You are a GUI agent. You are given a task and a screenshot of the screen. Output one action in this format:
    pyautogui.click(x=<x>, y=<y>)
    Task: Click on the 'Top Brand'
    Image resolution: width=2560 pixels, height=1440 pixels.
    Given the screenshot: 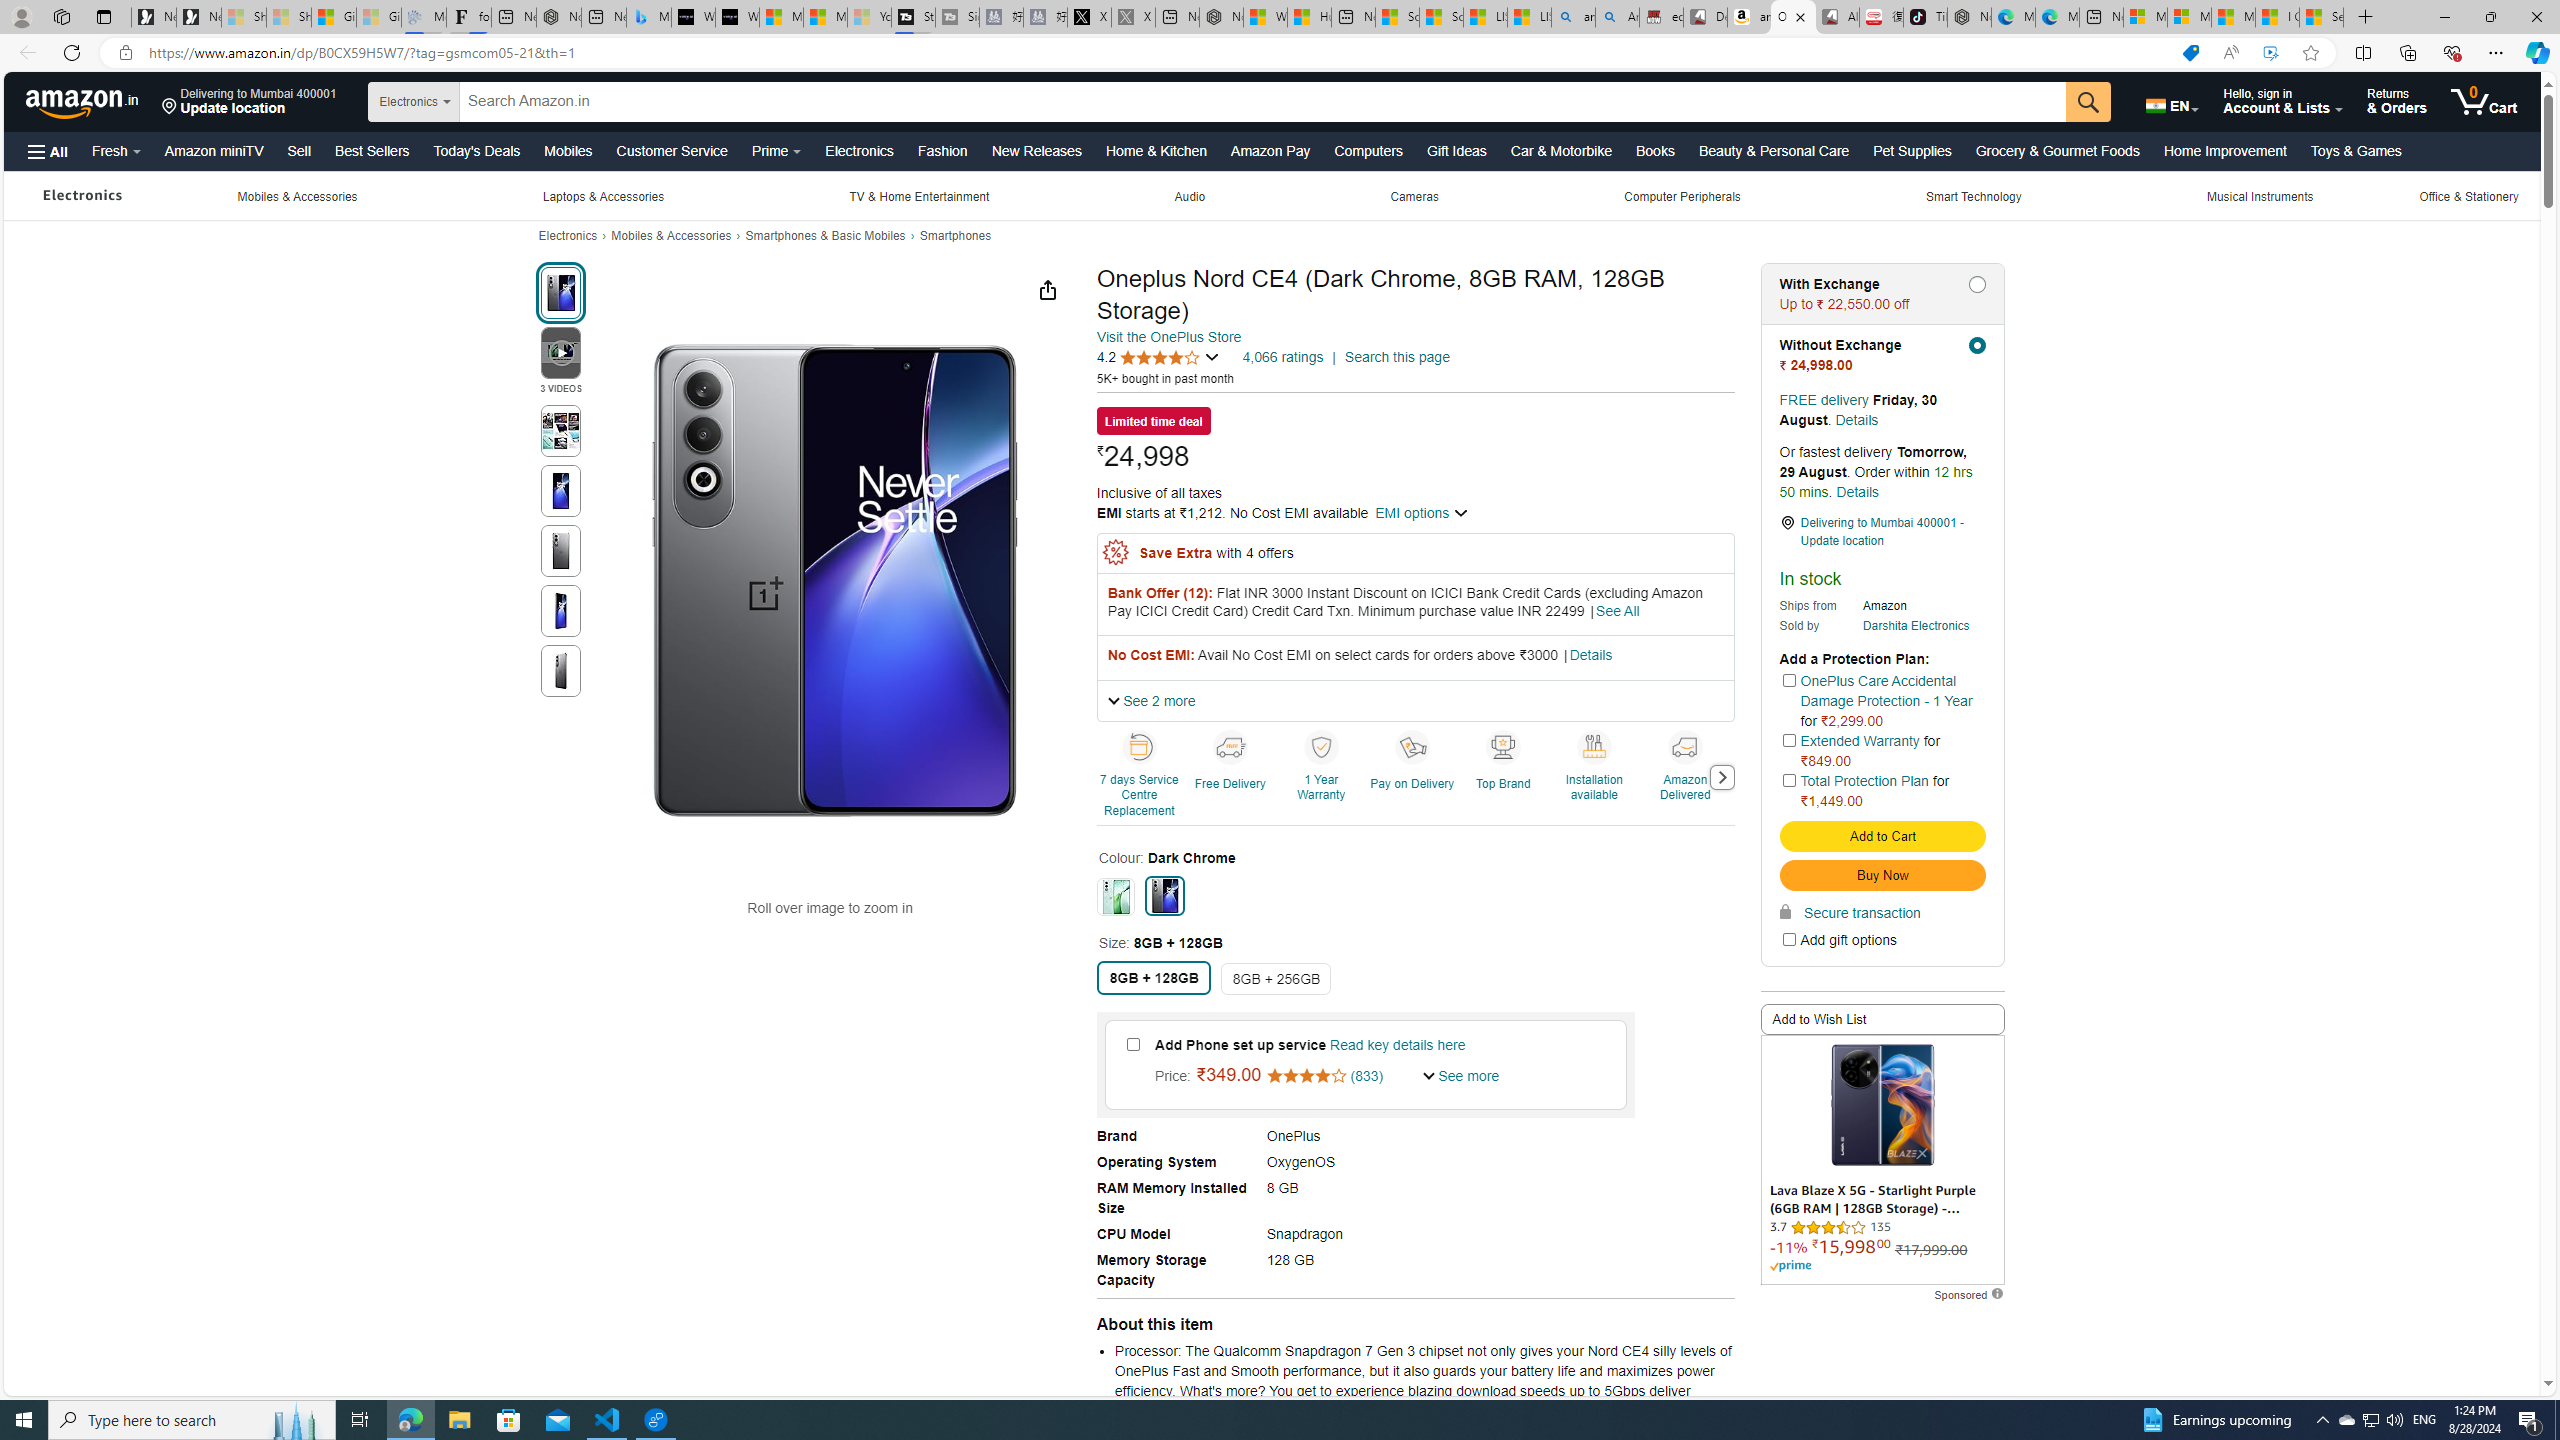 What is the action you would take?
    pyautogui.click(x=1504, y=775)
    